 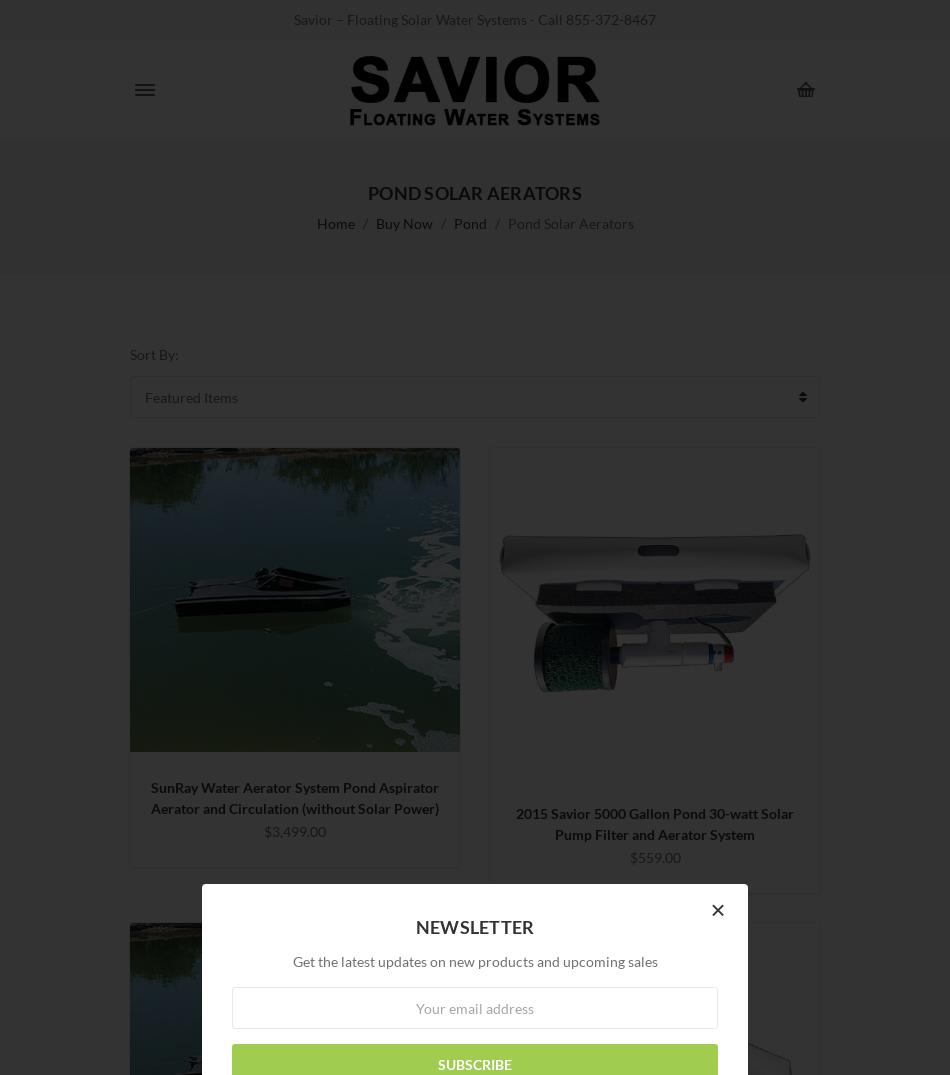 What do you see at coordinates (475, 18) in the screenshot?
I see `'Savior – Floating Solar Water Systems - Call 855-372-8467'` at bounding box center [475, 18].